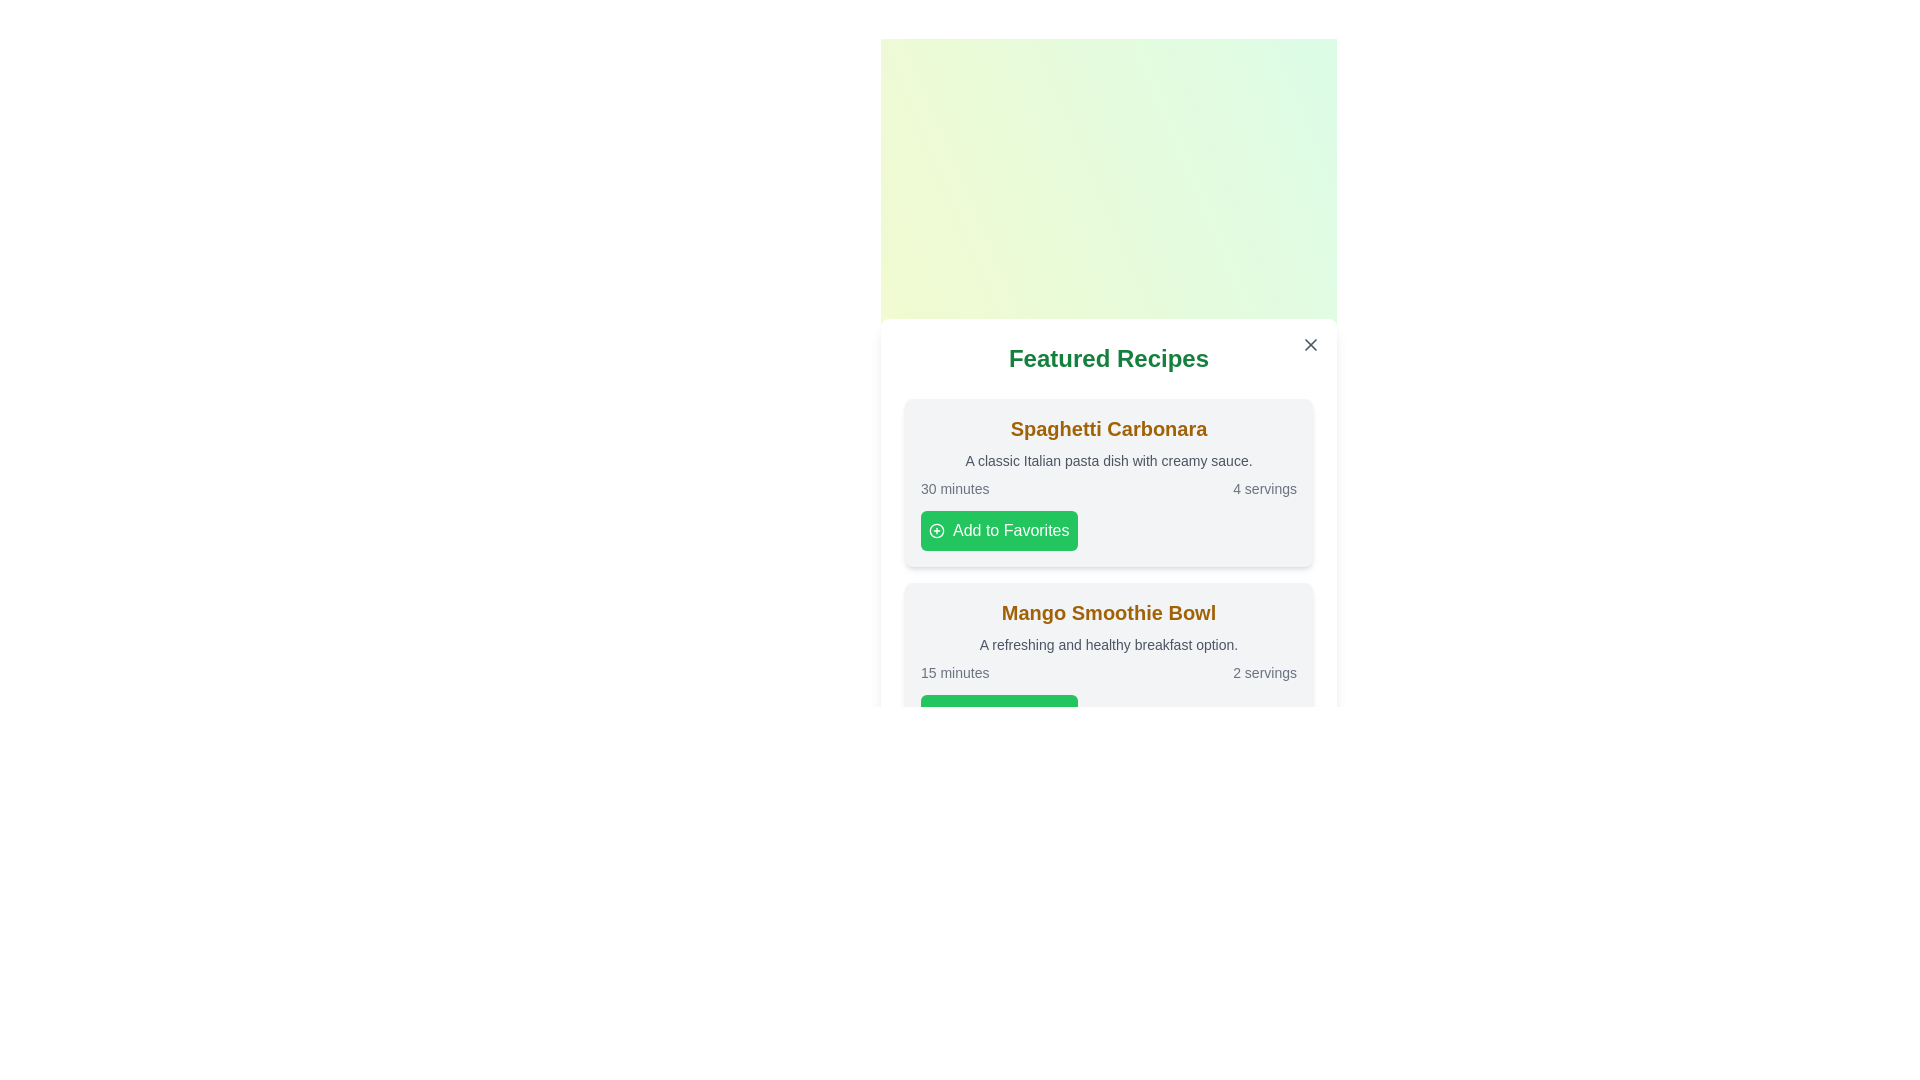 The height and width of the screenshot is (1080, 1920). What do you see at coordinates (999, 713) in the screenshot?
I see `the button located at the bottom of the mango smoothie bowl recipe card` at bounding box center [999, 713].